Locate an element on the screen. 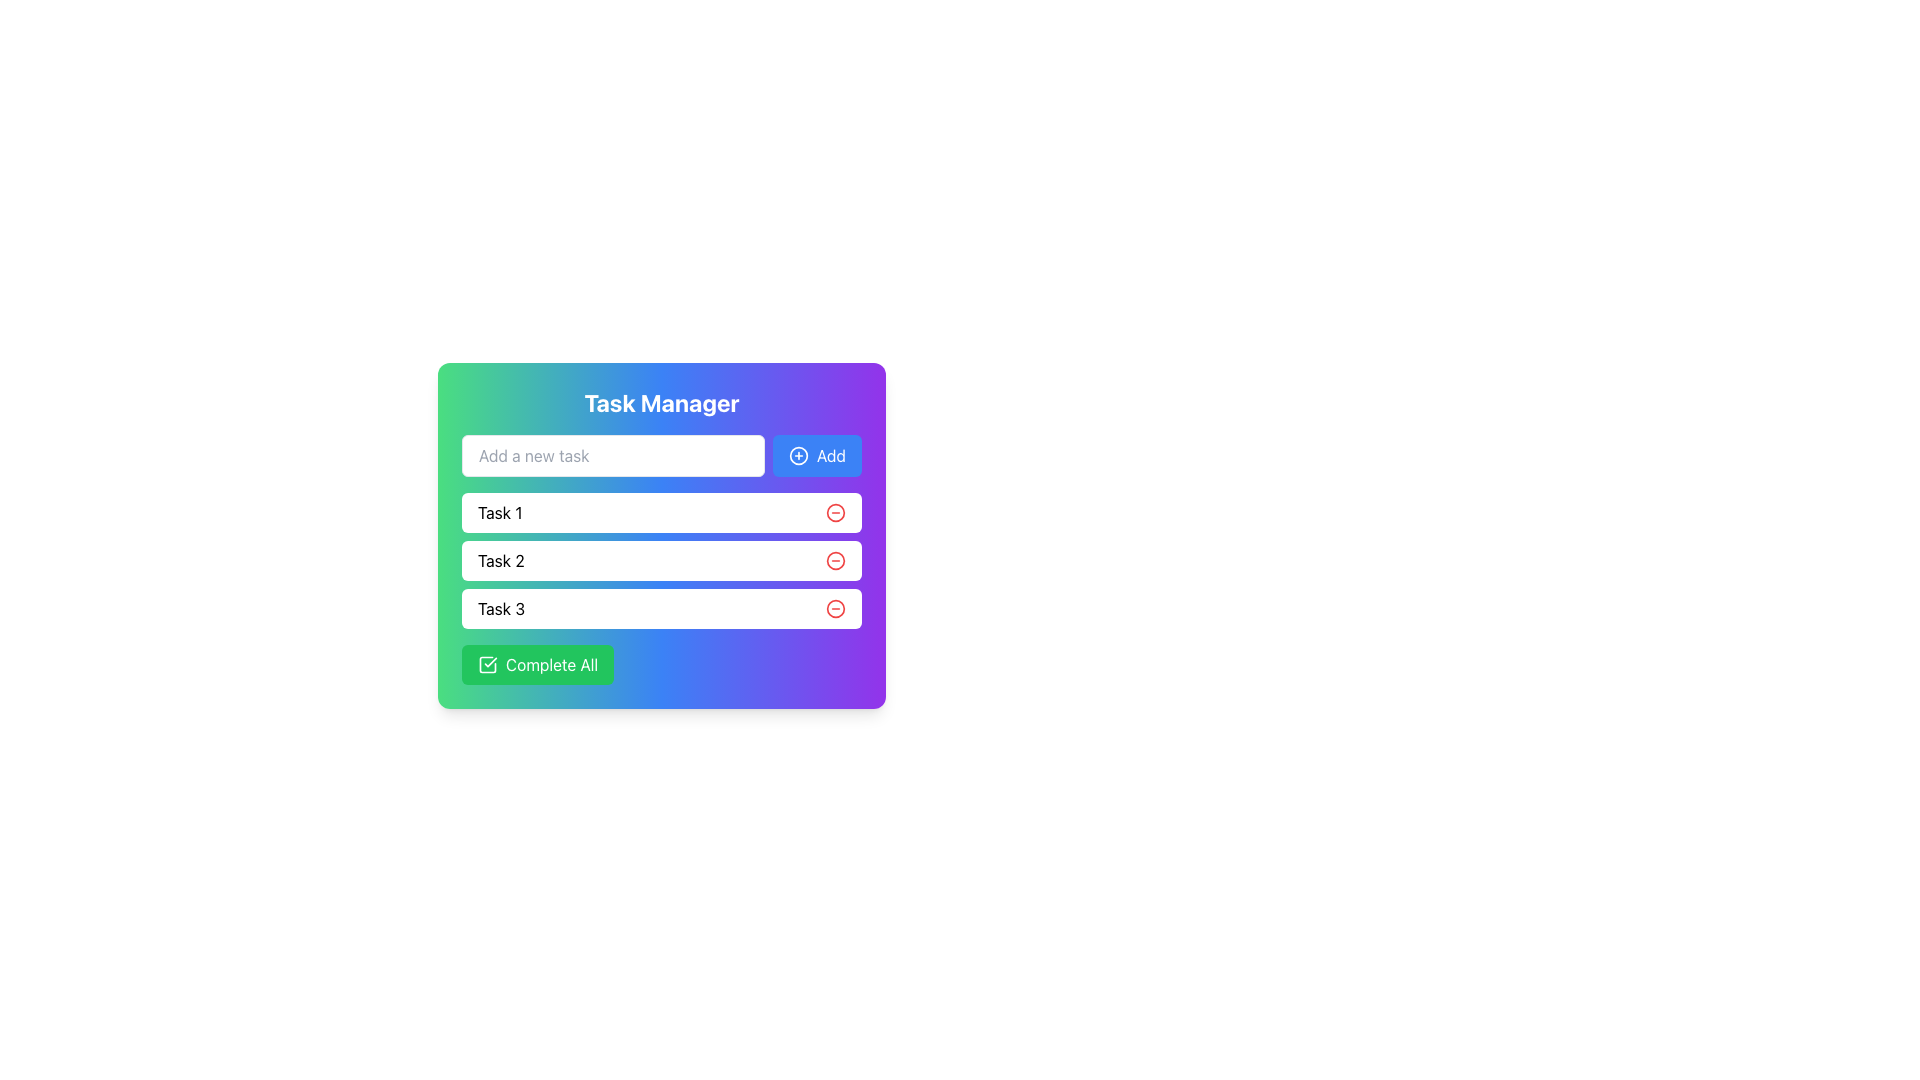 The width and height of the screenshot is (1920, 1080). the blue 'Add' button with a white plus sign icon is located at coordinates (817, 455).